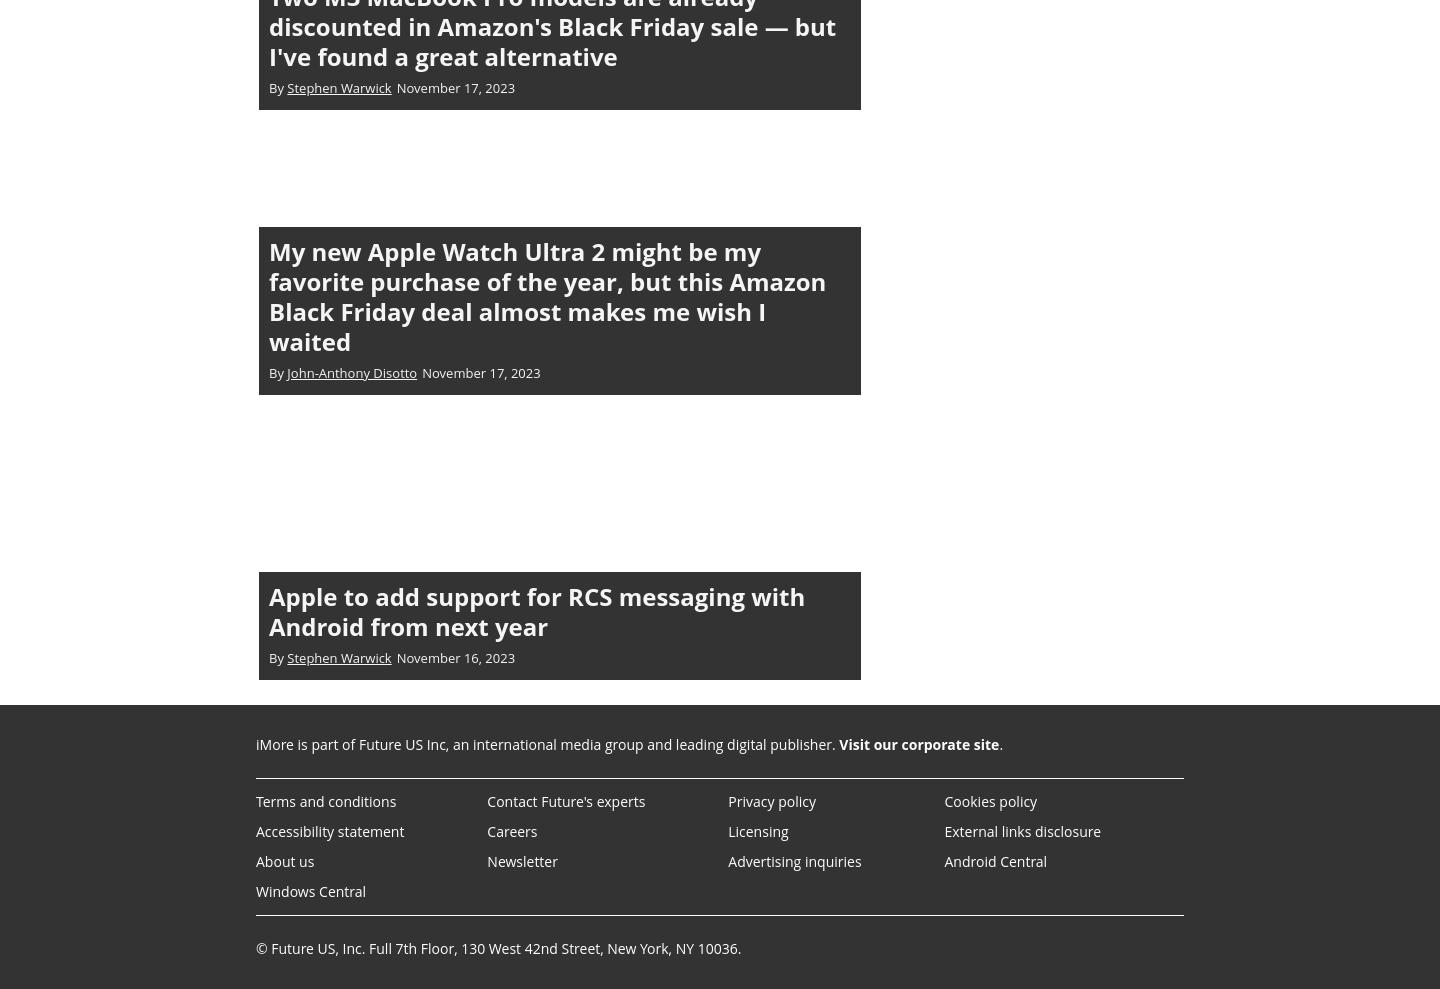  Describe the element at coordinates (994, 860) in the screenshot. I see `'Android Central'` at that location.